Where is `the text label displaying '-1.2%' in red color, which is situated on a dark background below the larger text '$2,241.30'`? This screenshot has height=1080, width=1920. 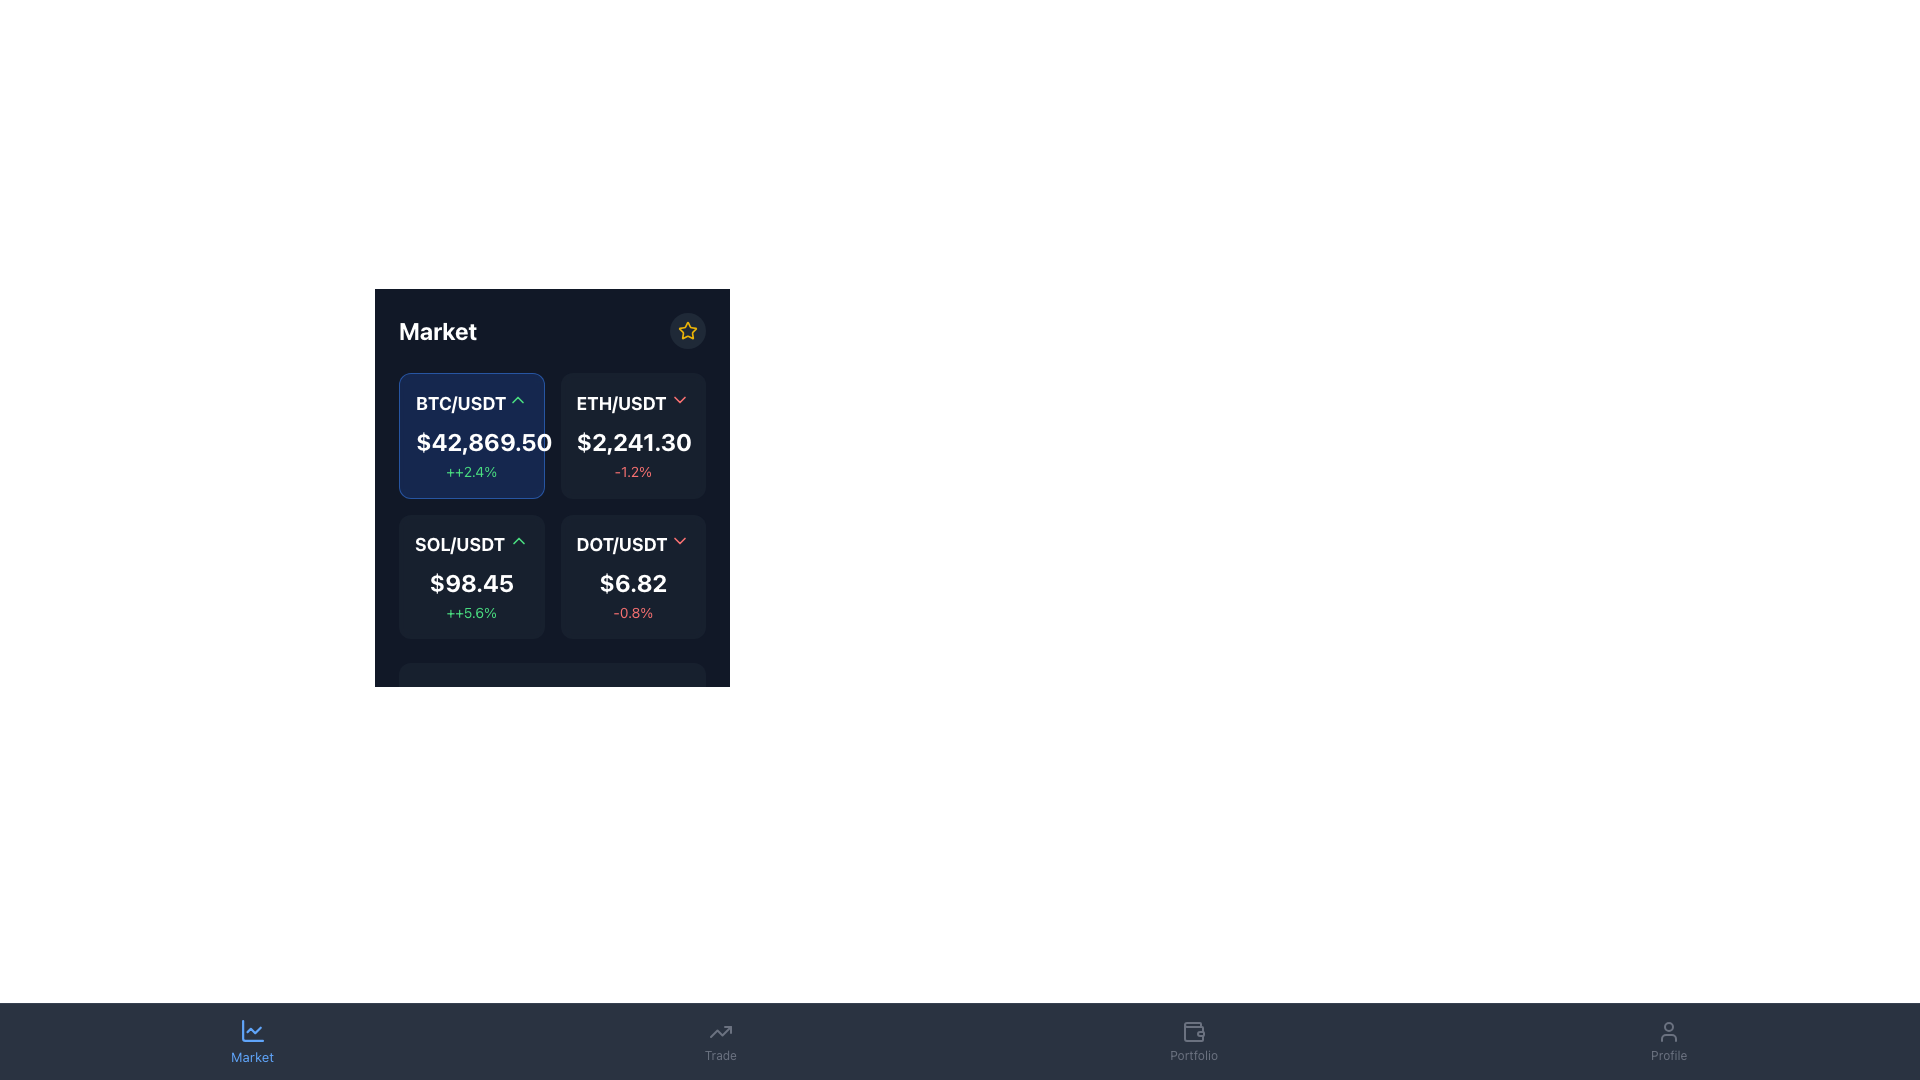
the text label displaying '-1.2%' in red color, which is situated on a dark background below the larger text '$2,241.30' is located at coordinates (632, 471).